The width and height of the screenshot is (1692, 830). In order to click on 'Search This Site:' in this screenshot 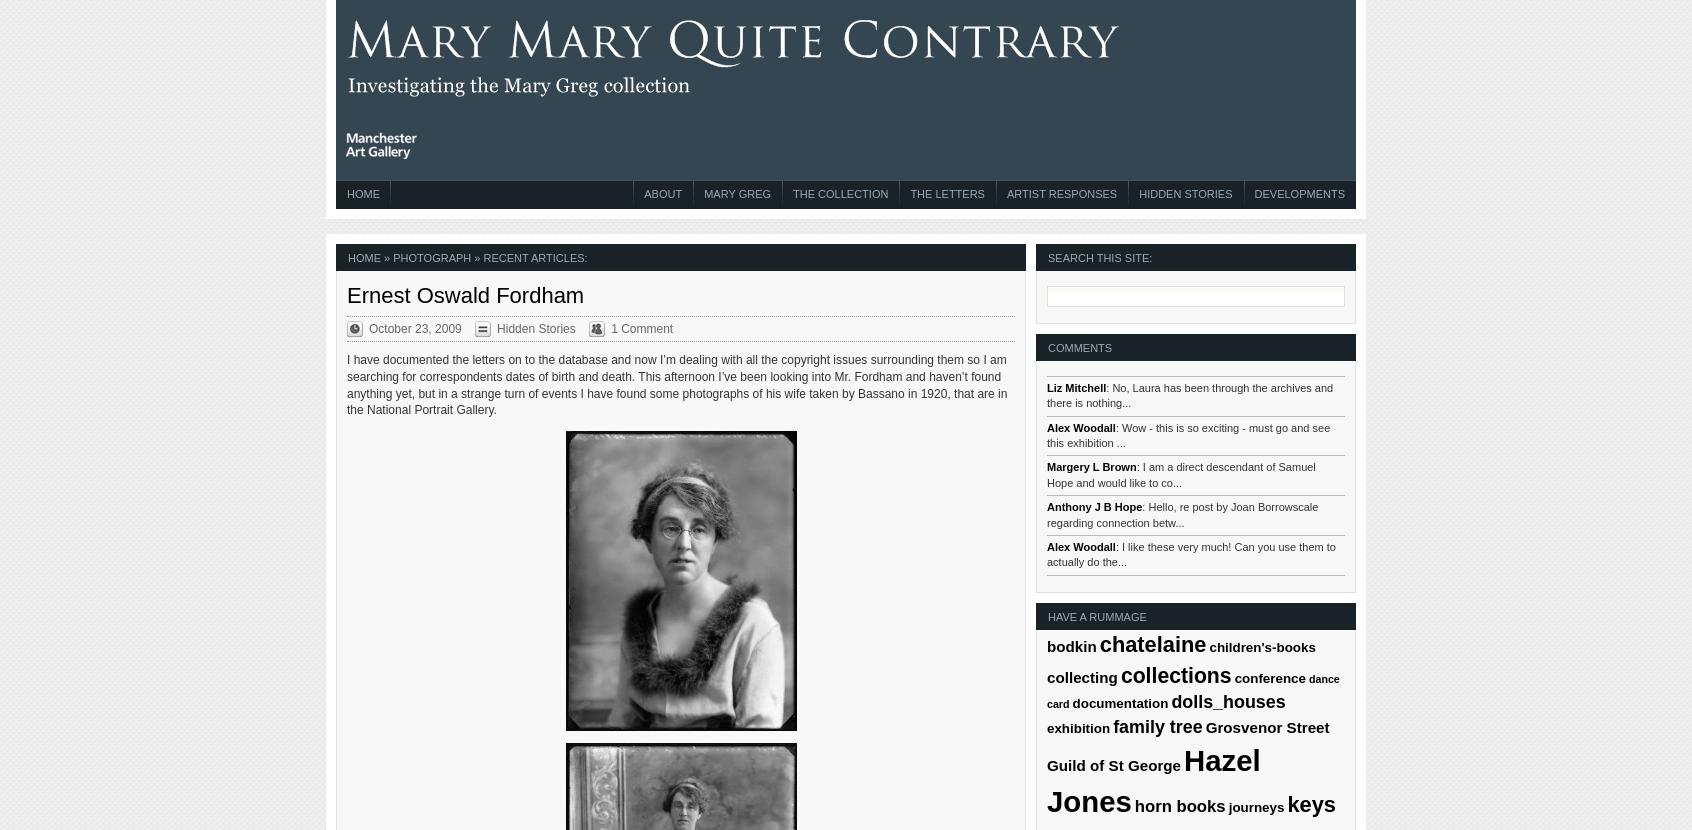, I will do `click(1099, 256)`.